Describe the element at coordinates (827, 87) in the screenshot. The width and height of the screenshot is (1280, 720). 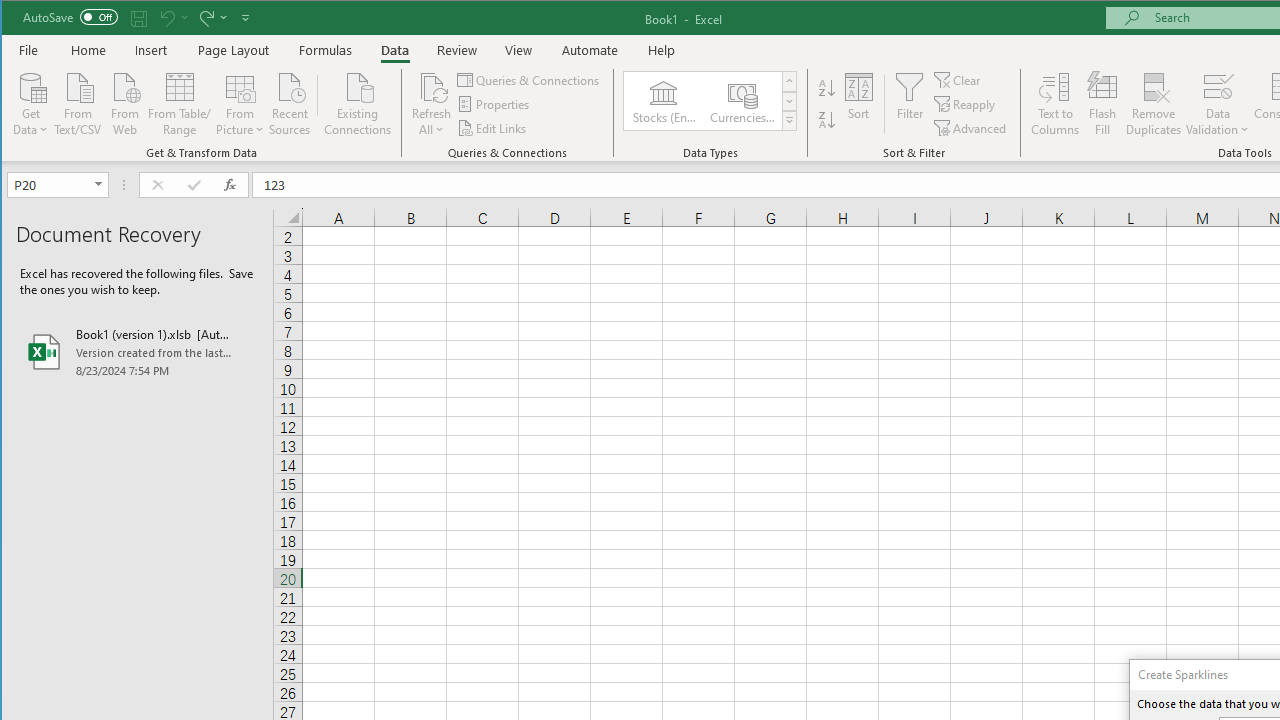
I see `'Sort Smallest to Largest'` at that location.